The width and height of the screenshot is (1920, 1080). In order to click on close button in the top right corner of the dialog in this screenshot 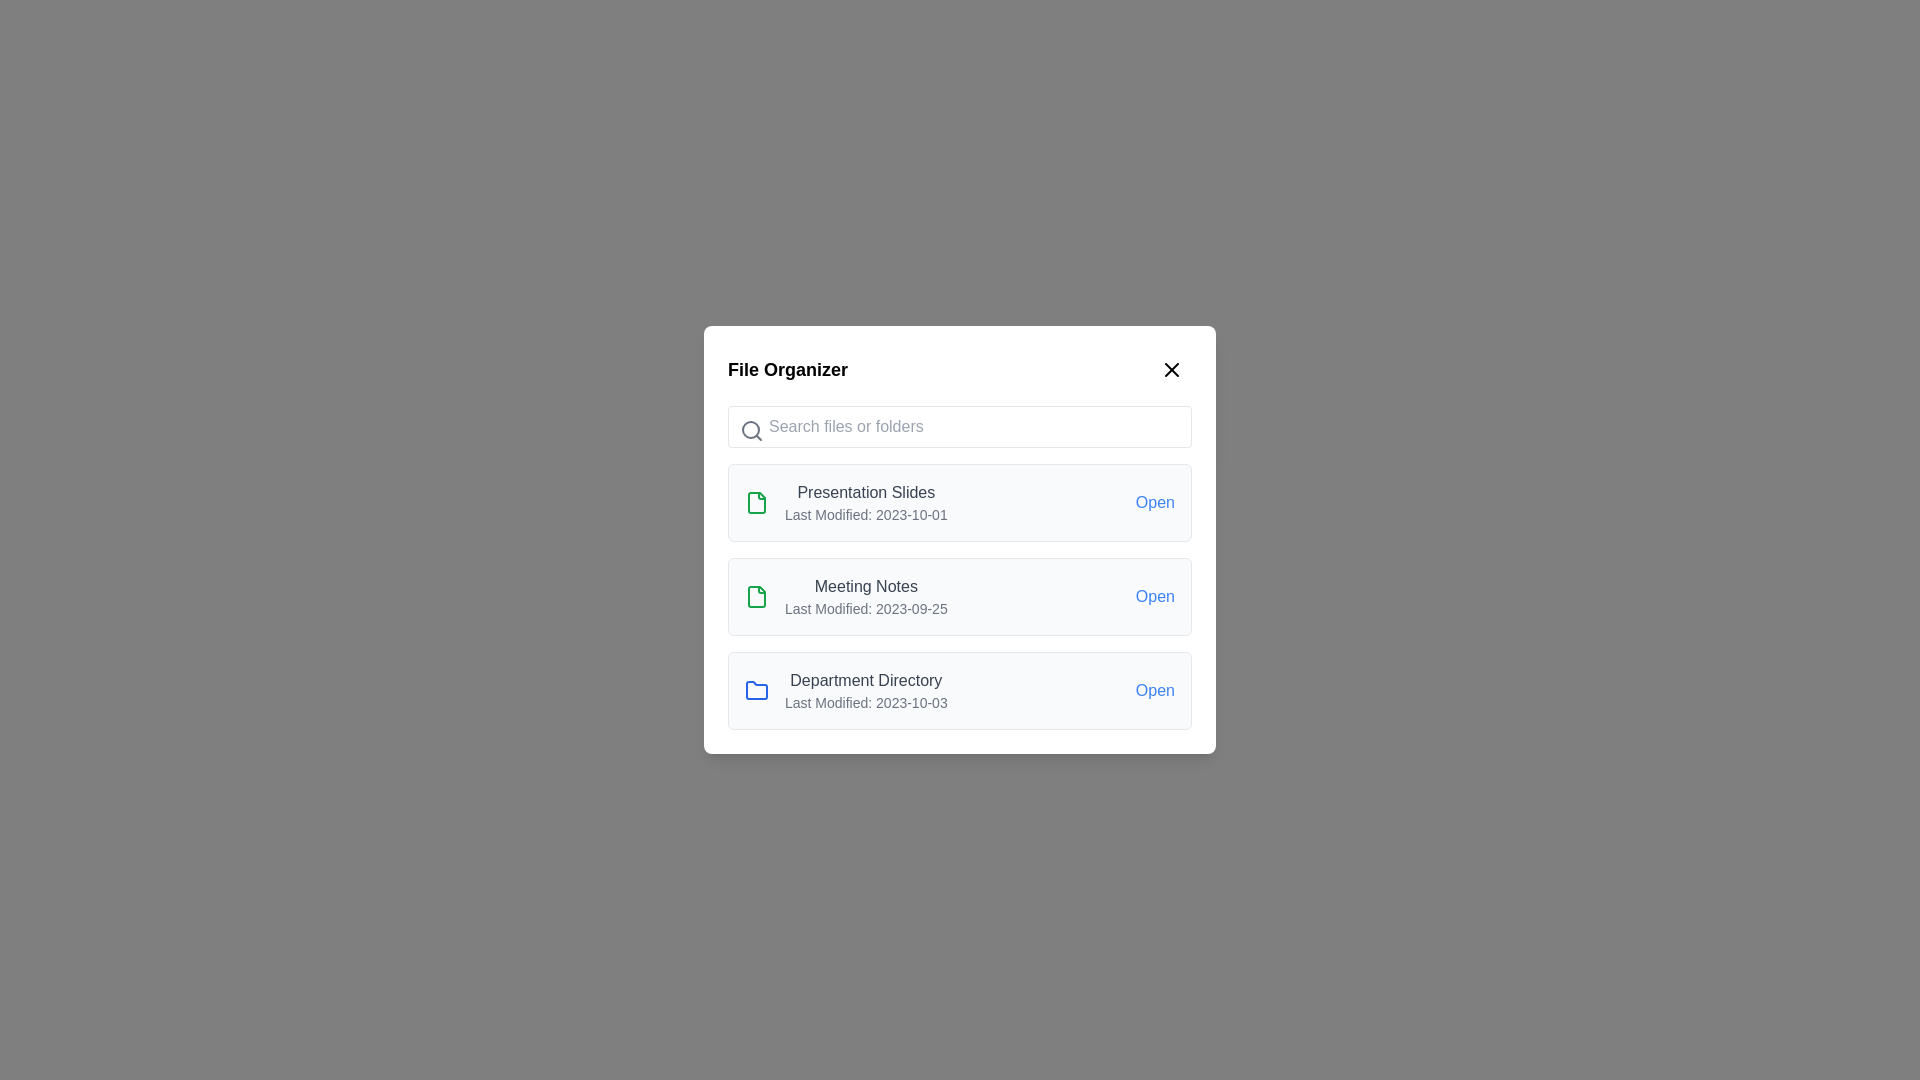, I will do `click(1171, 370)`.